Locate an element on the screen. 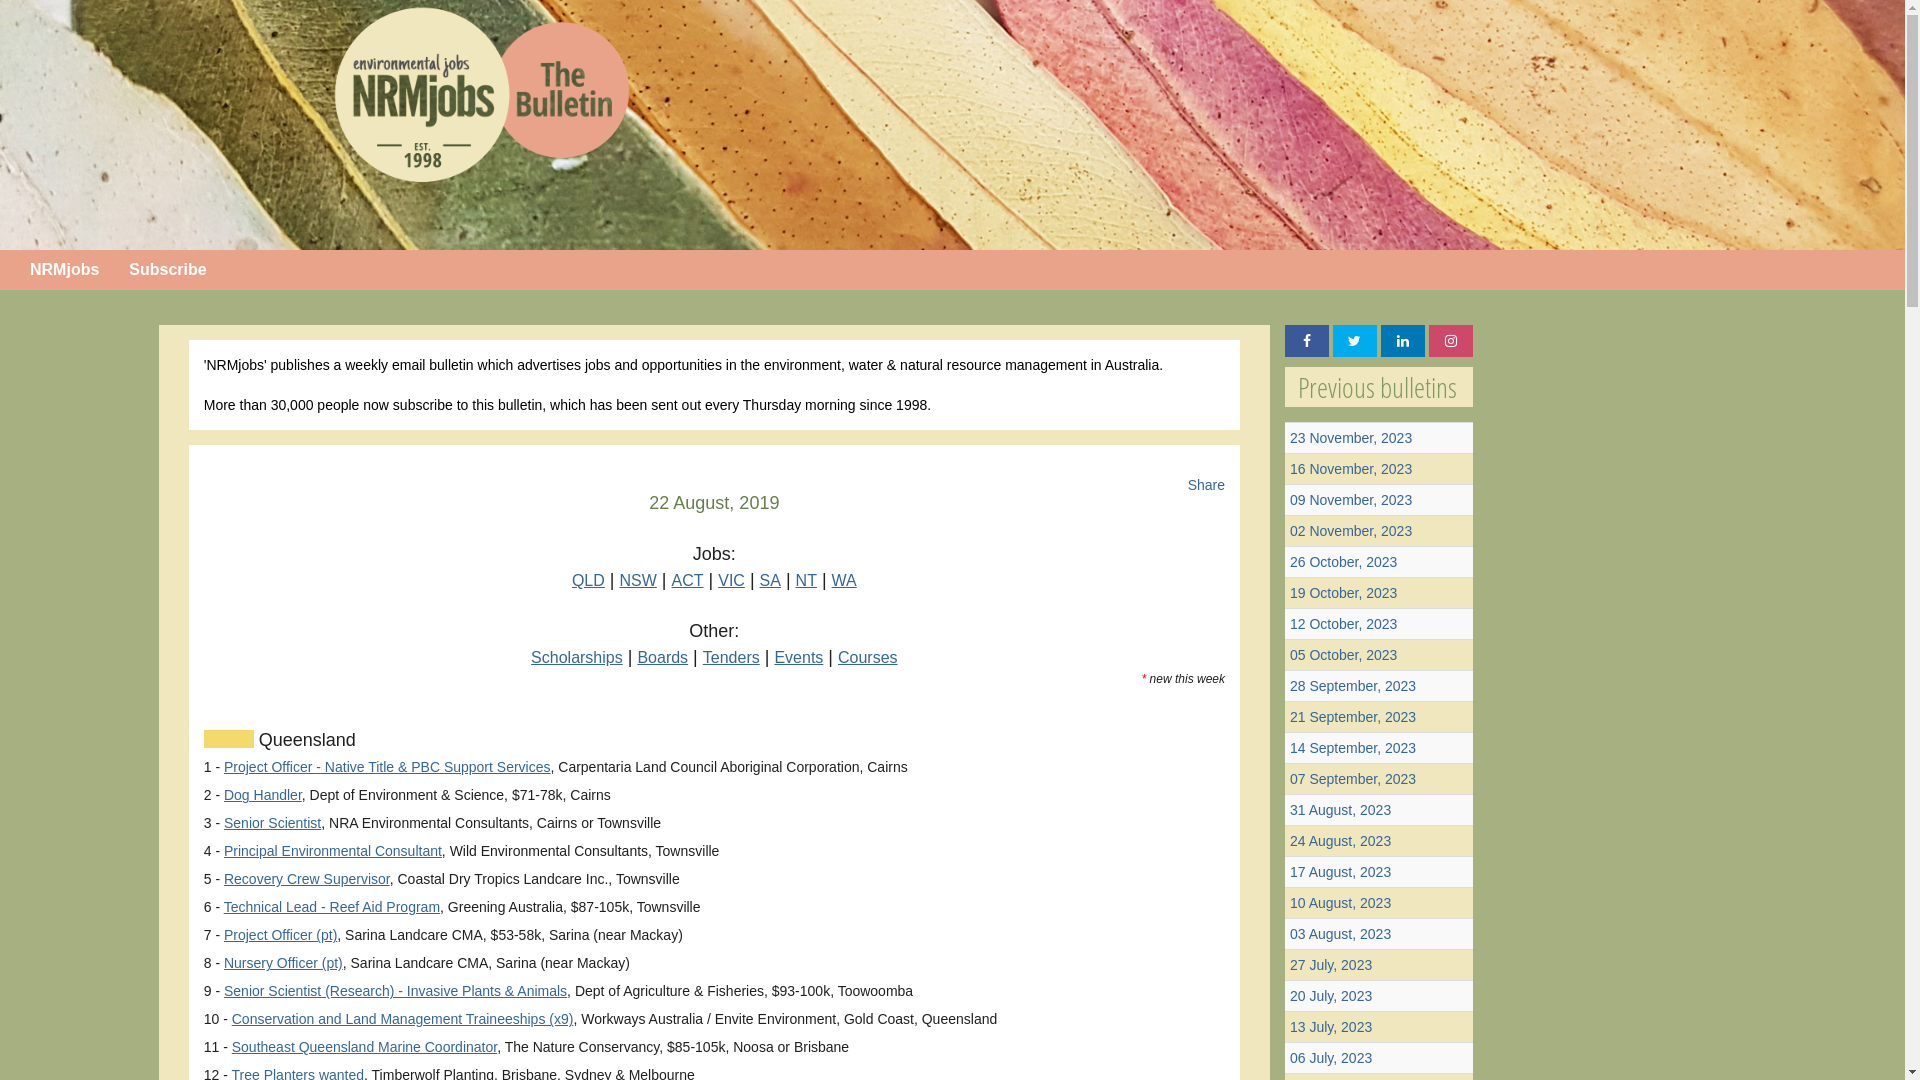 This screenshot has width=1920, height=1080. 'Principal Environmental Consultant' is located at coordinates (332, 851).